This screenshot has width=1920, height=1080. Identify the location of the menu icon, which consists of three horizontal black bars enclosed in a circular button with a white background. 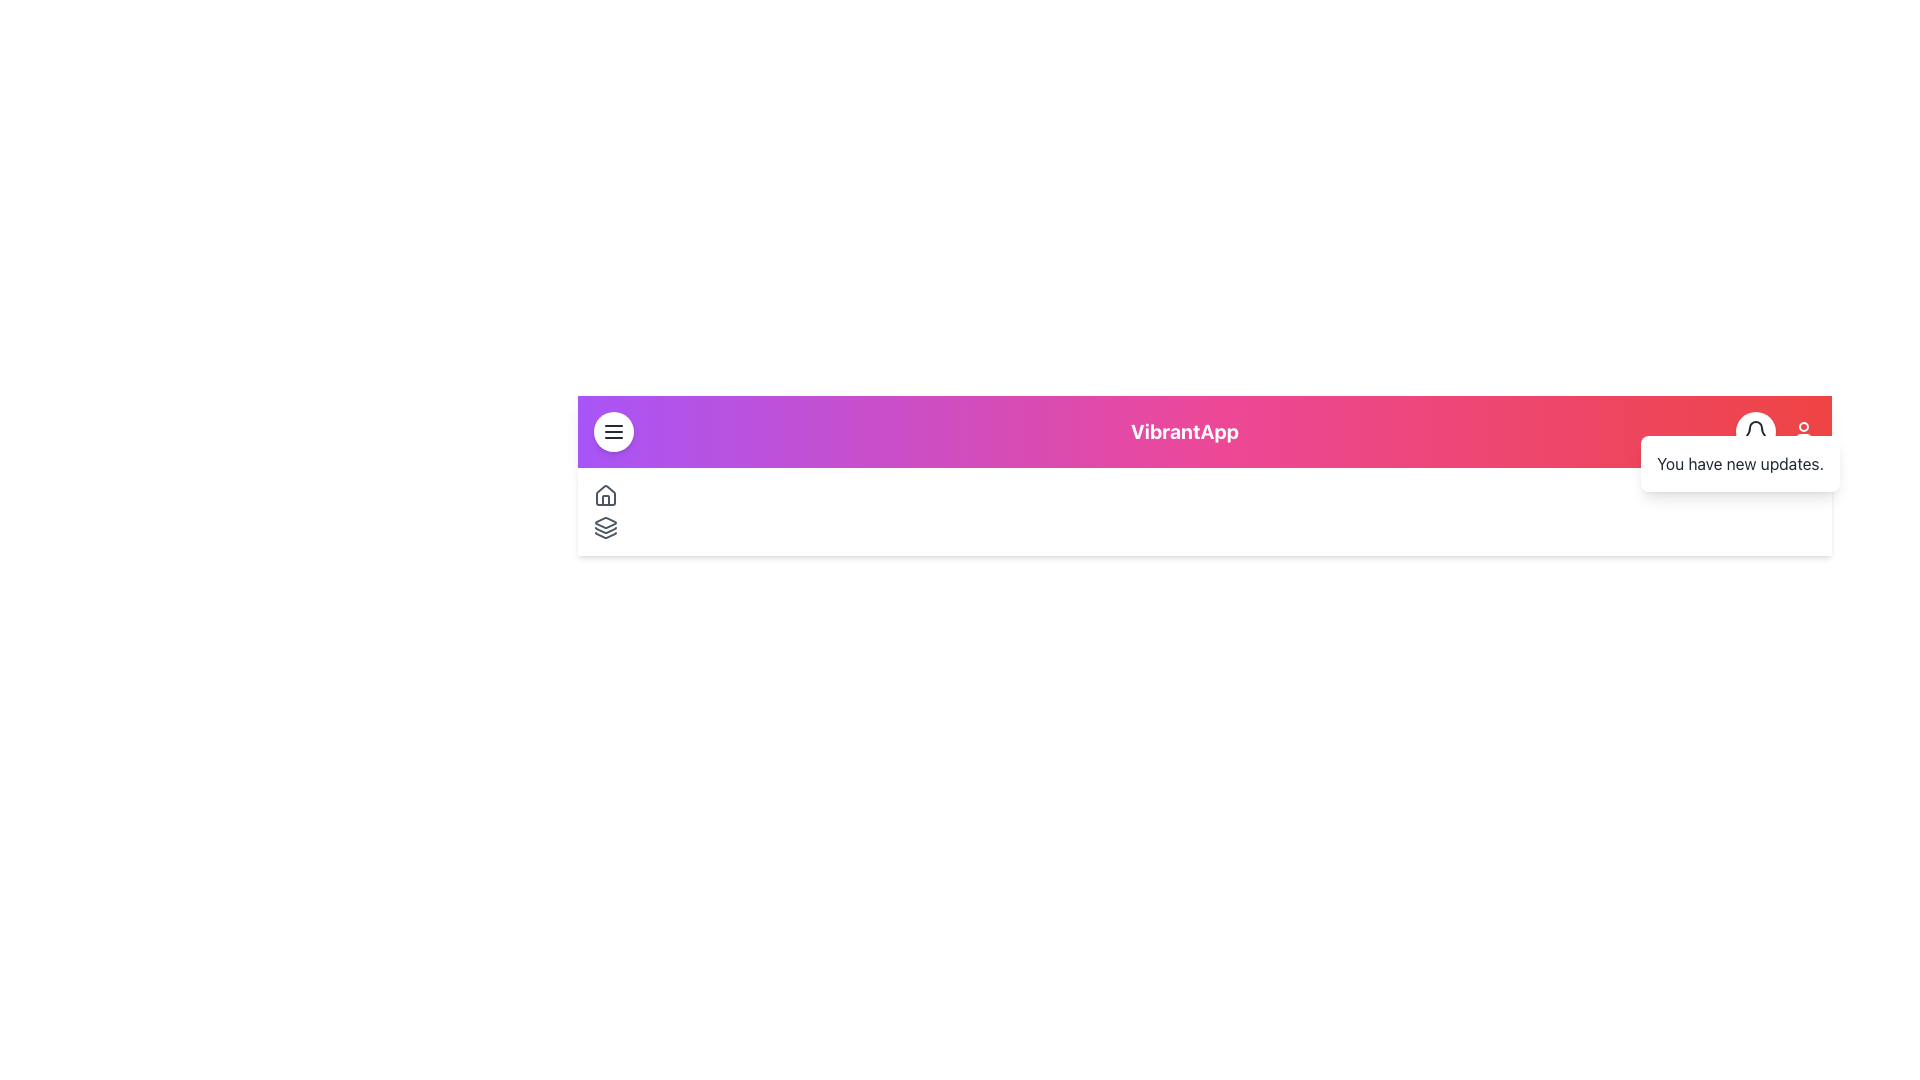
(613, 431).